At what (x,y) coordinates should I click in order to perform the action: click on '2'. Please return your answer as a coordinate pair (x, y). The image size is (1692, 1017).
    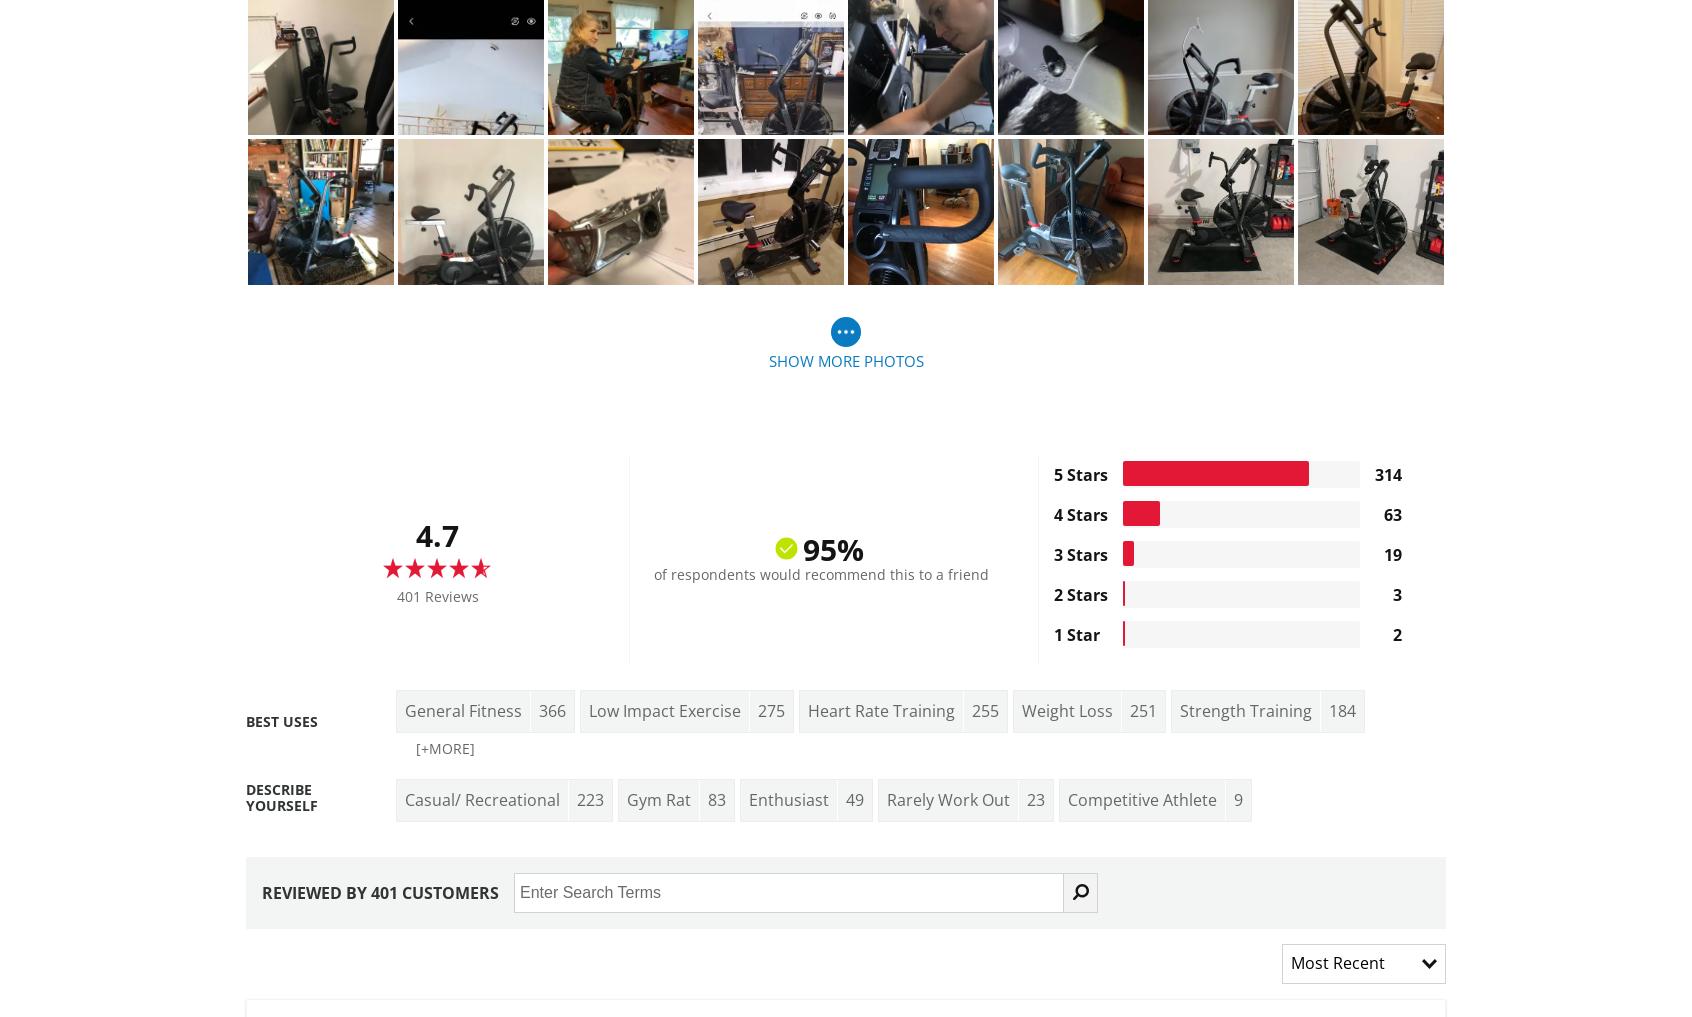
    Looking at the image, I should click on (1396, 633).